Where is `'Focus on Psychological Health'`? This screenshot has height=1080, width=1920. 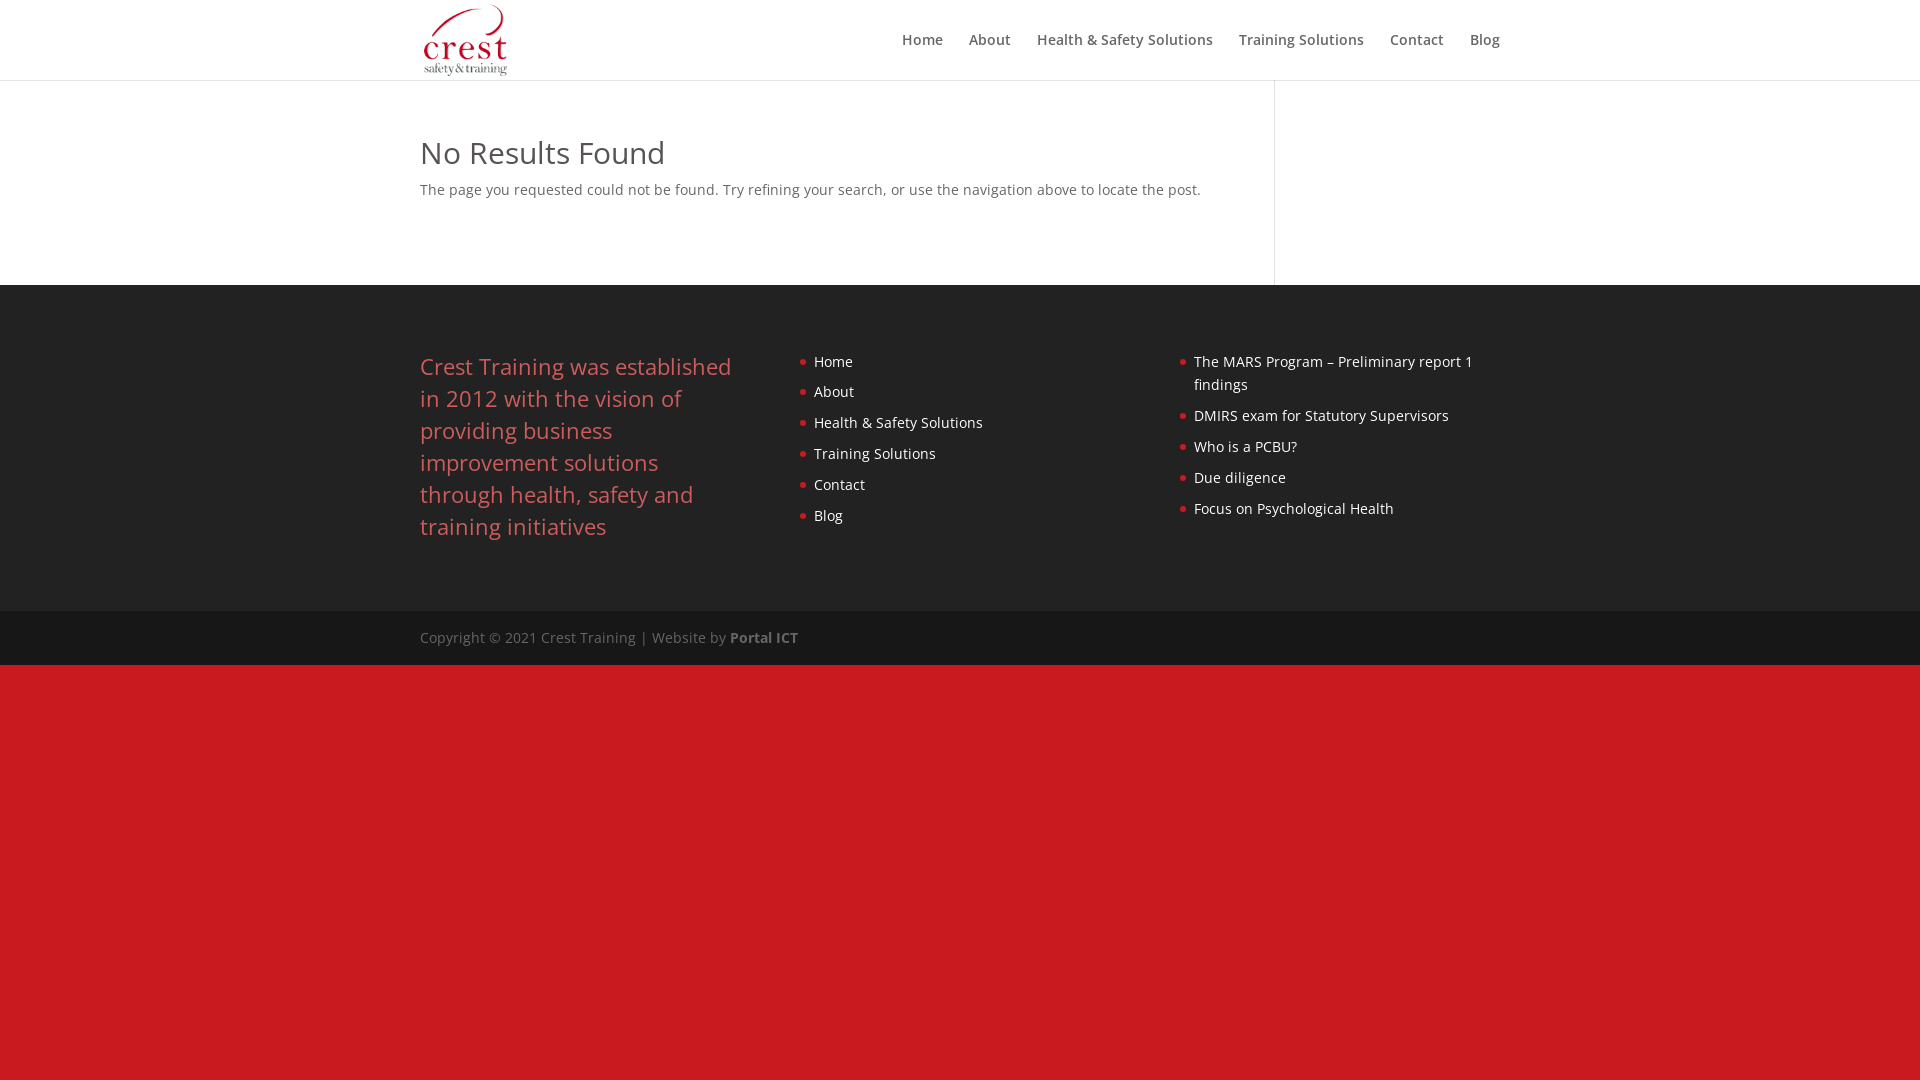
'Focus on Psychological Health' is located at coordinates (1294, 507).